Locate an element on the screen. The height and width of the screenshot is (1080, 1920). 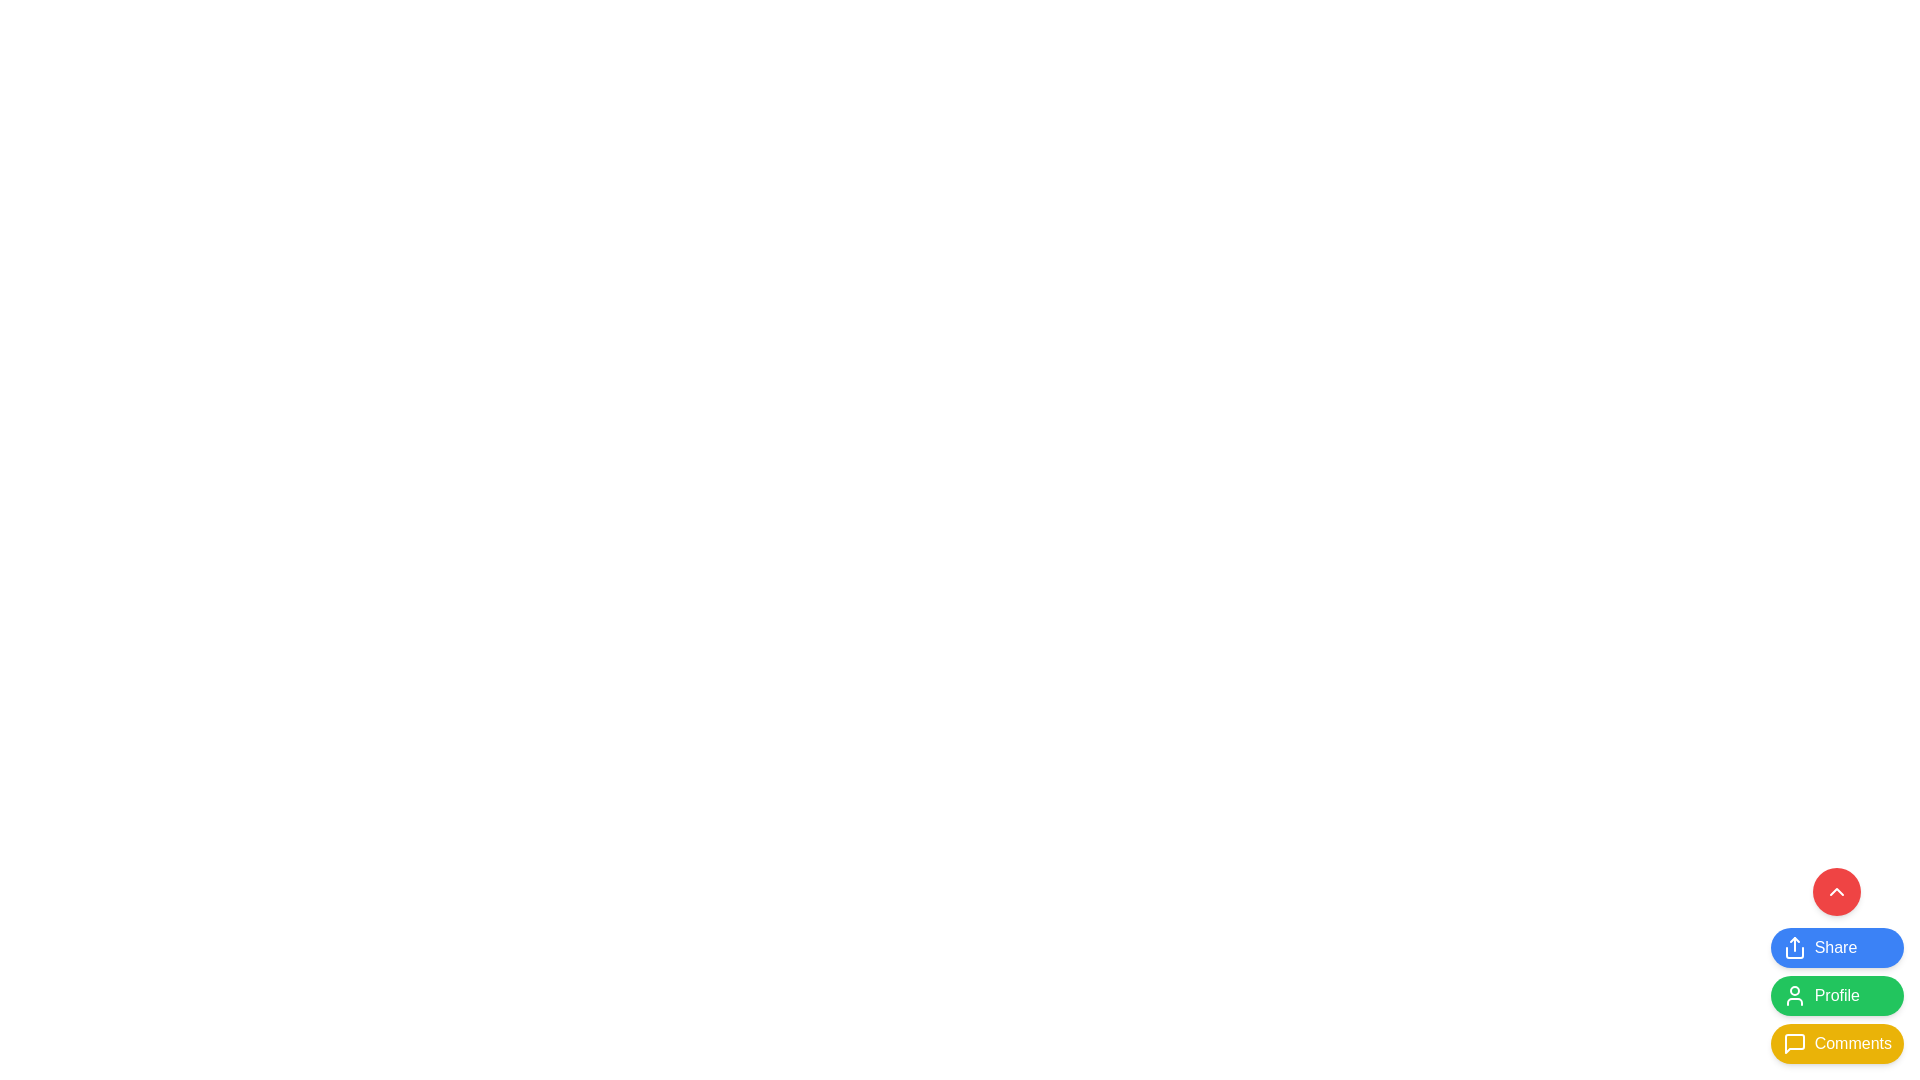
the second button titled 'Profile' in the vertical group of buttons is located at coordinates (1837, 995).